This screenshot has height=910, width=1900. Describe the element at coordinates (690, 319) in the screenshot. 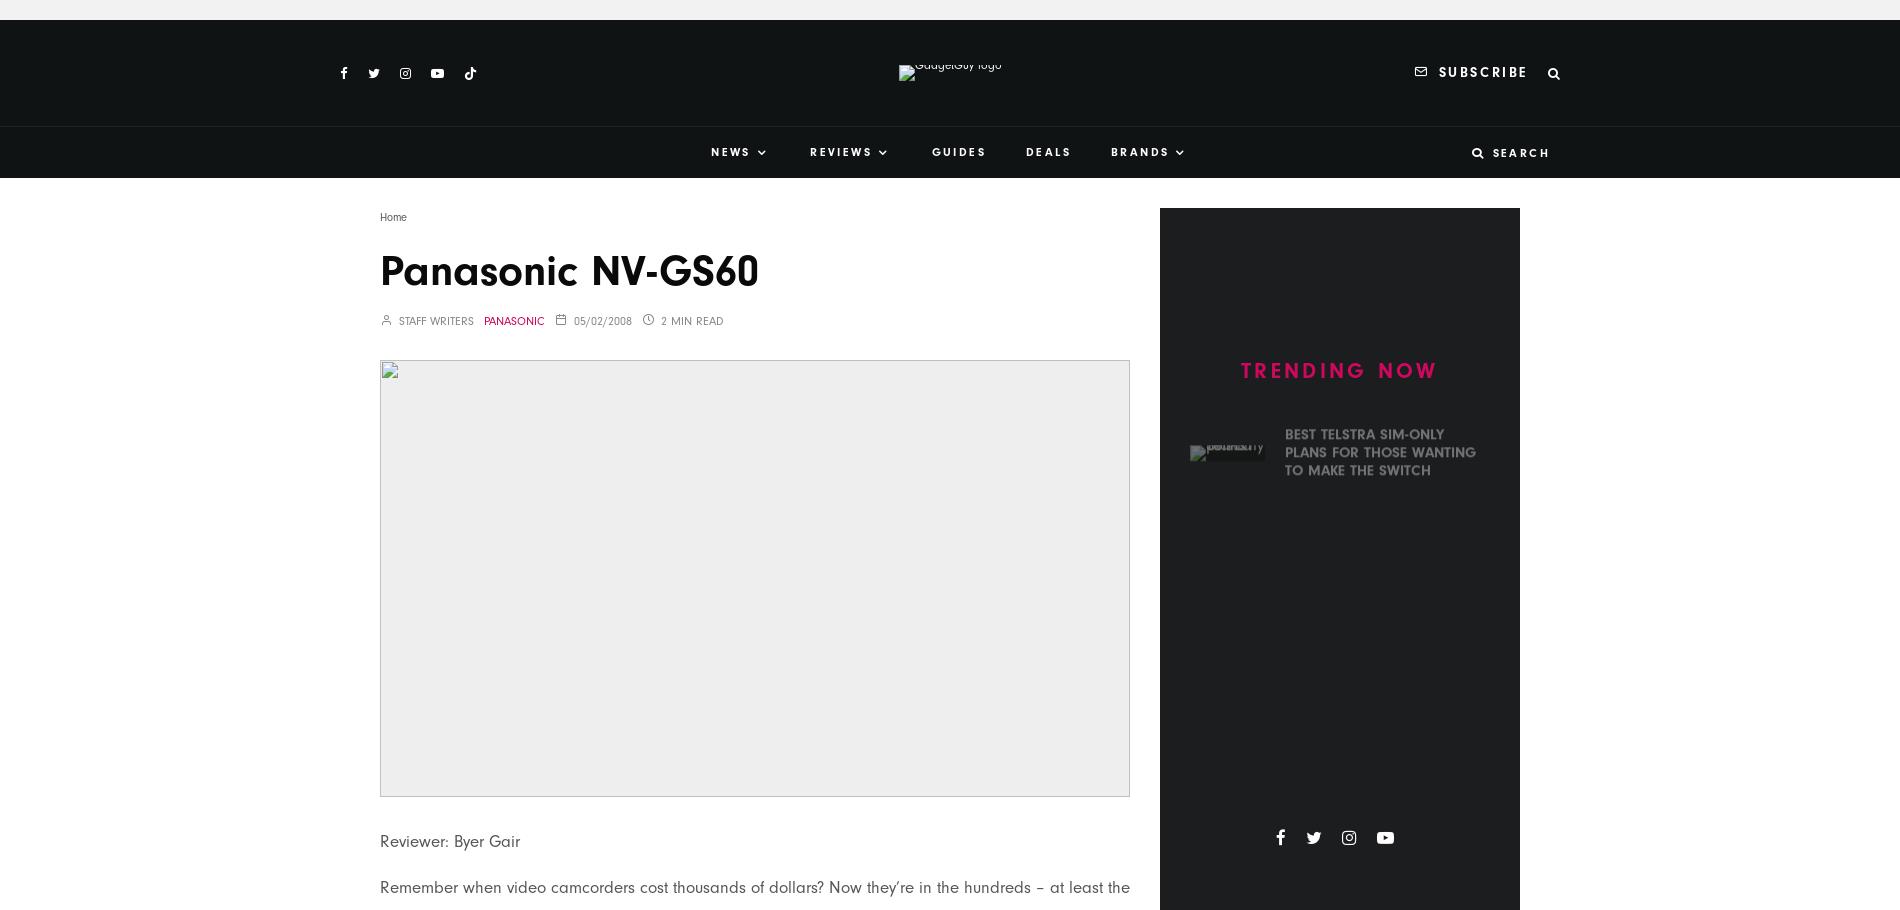

I see `'2 min read'` at that location.